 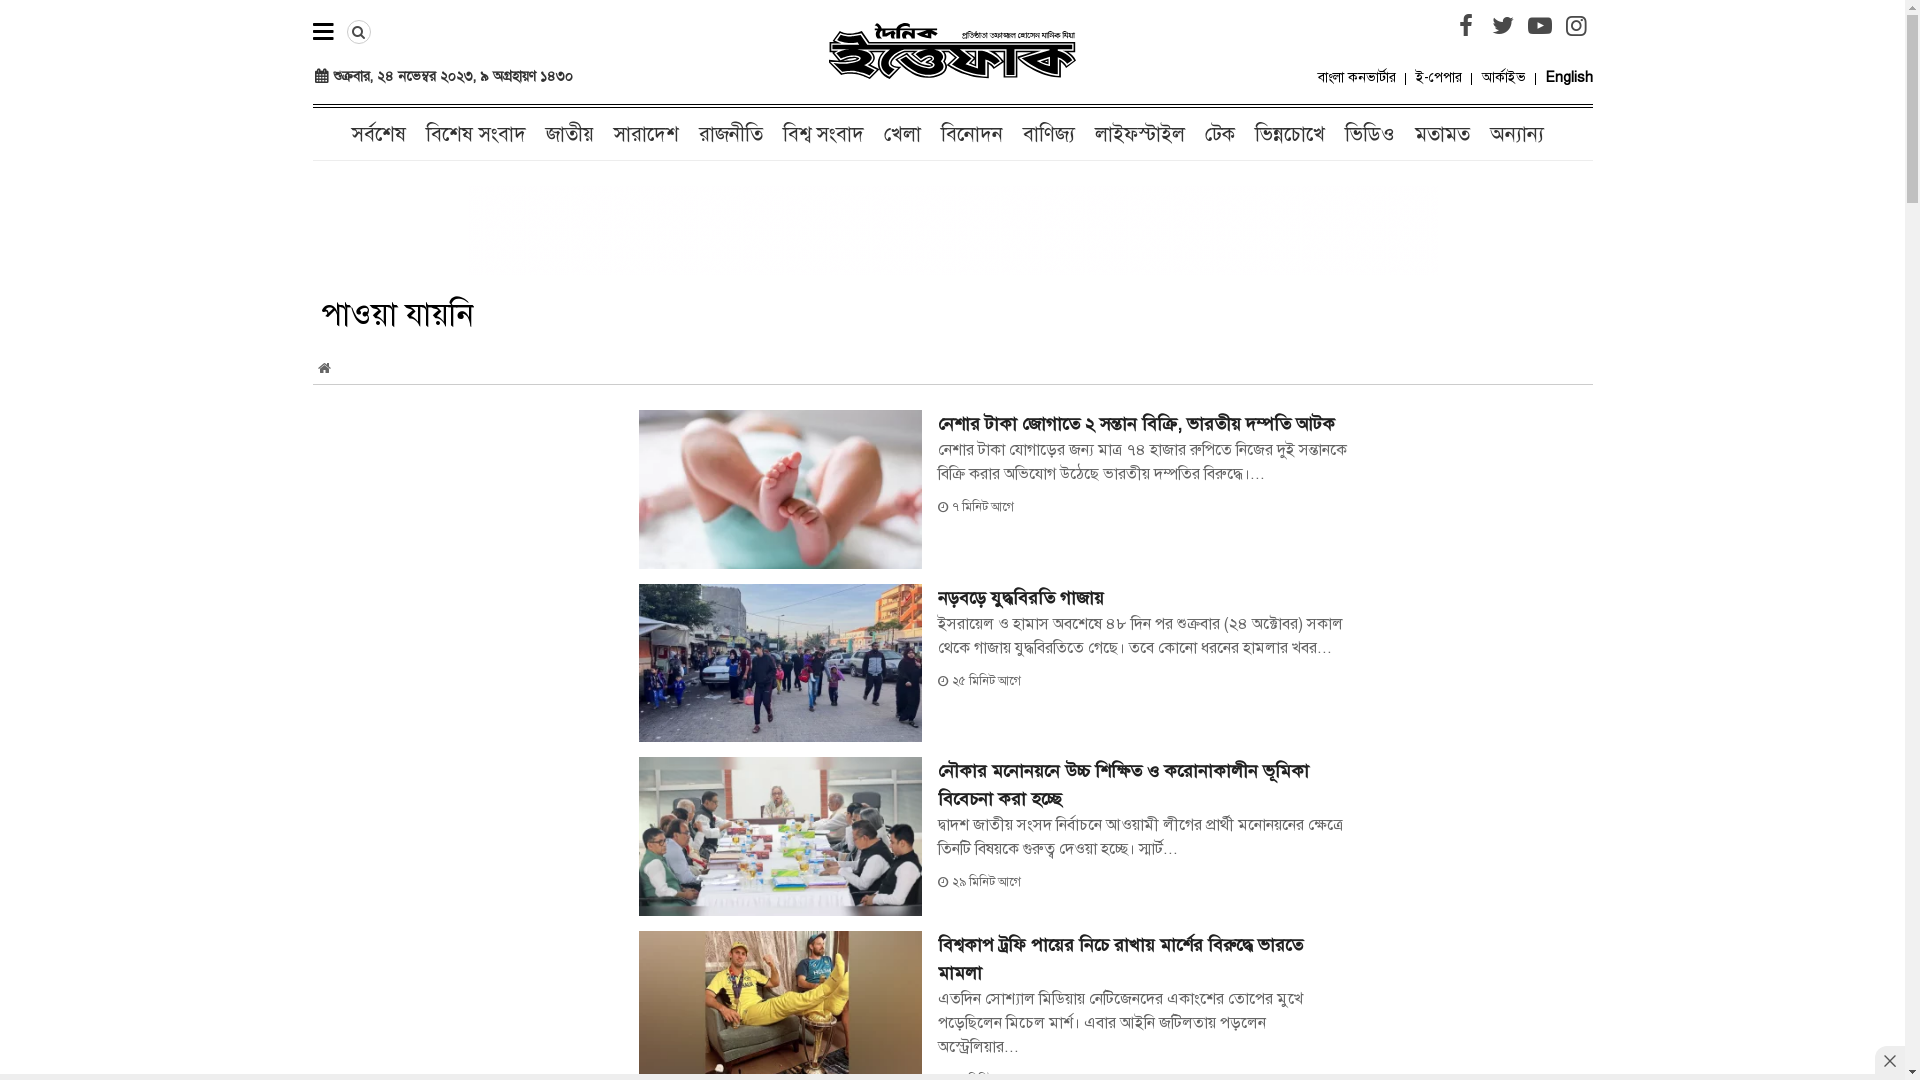 I want to click on 'English', so click(x=1568, y=76).